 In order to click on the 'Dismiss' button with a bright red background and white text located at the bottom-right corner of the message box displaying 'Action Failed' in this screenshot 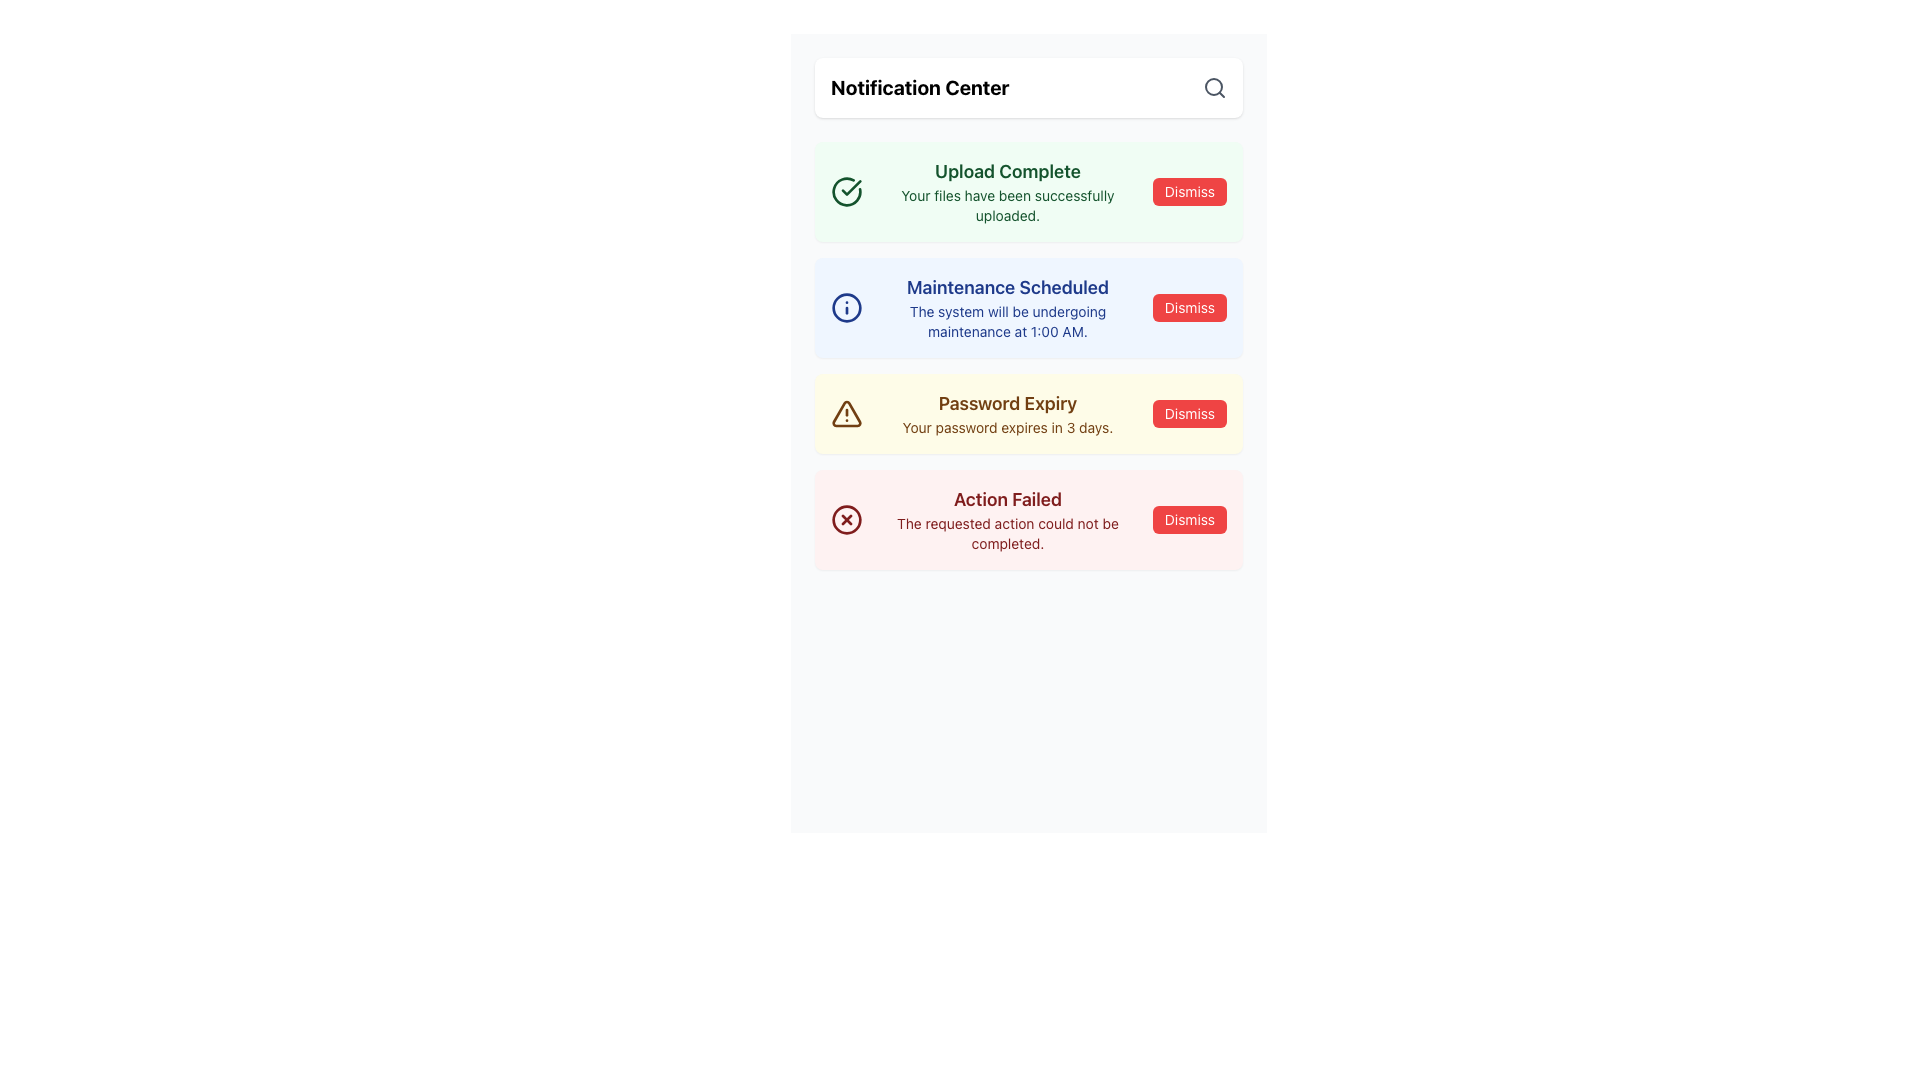, I will do `click(1190, 519)`.